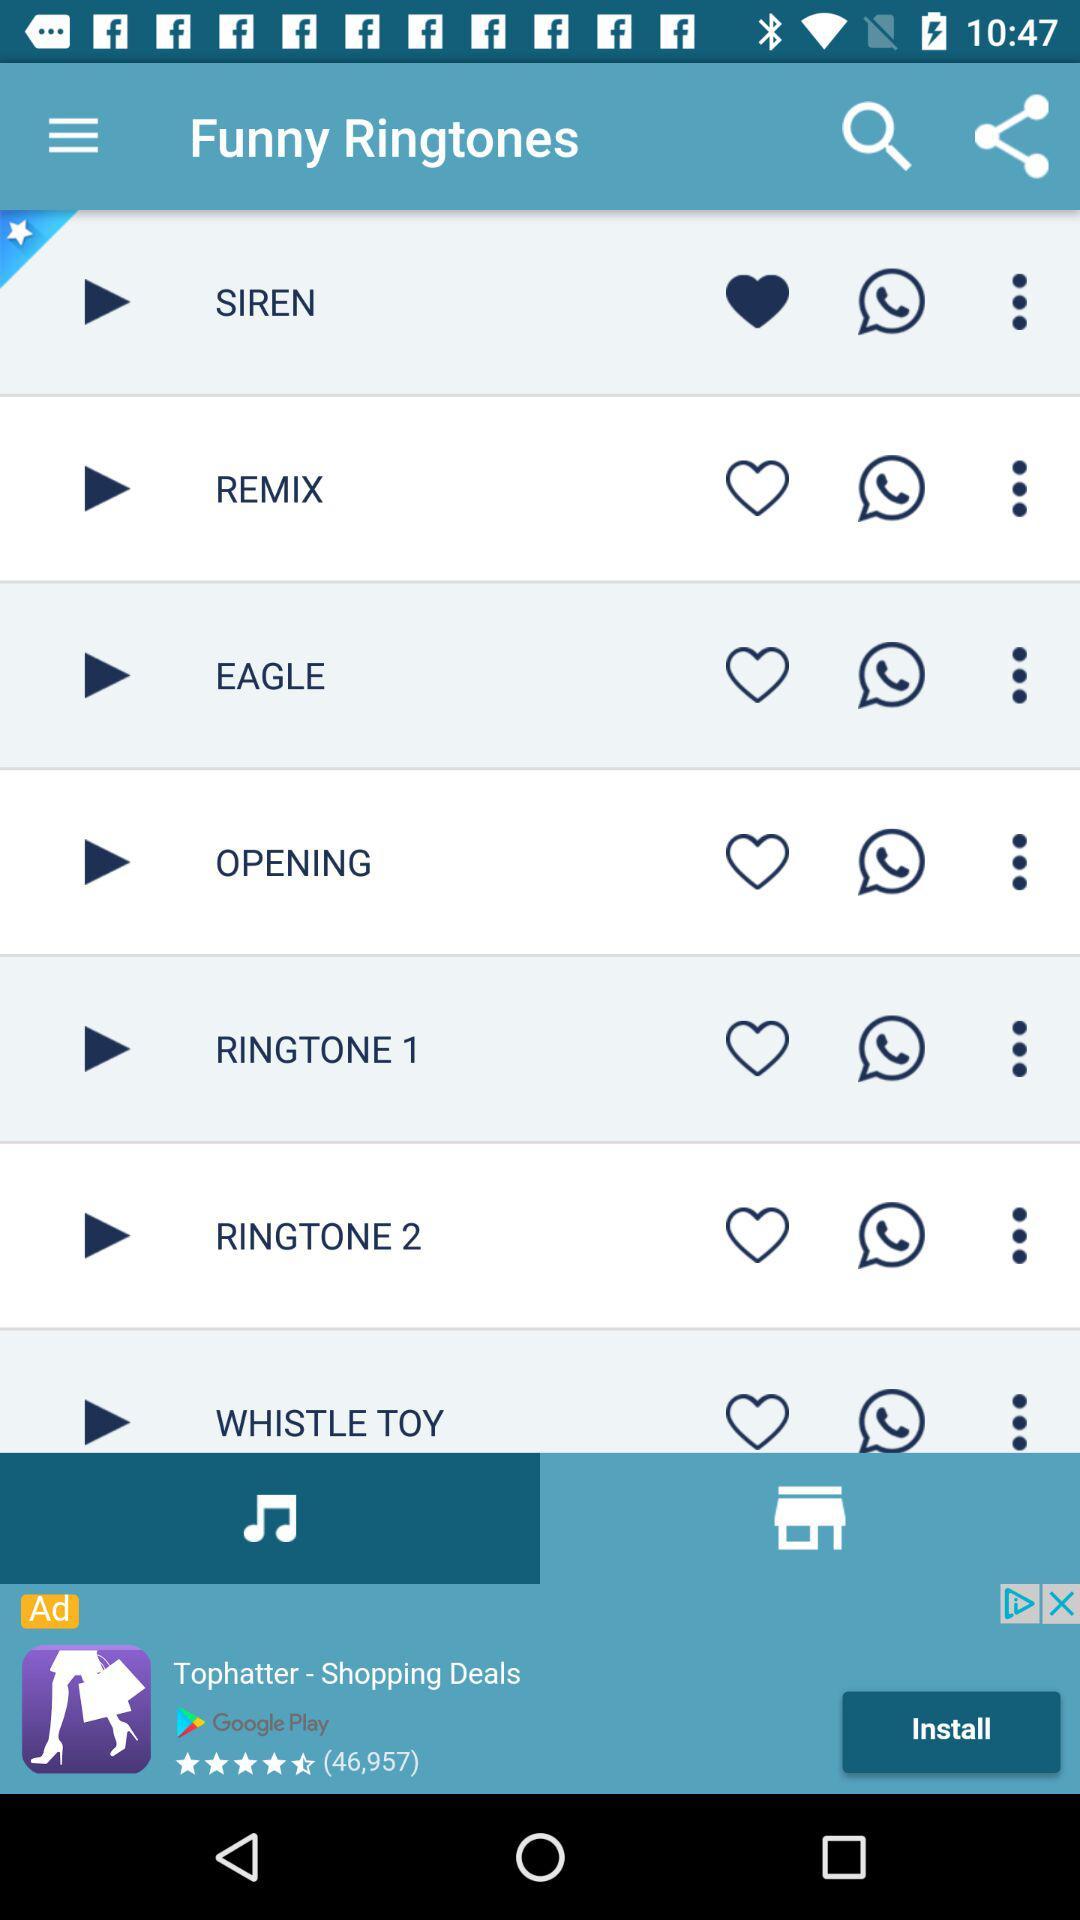  Describe the element at coordinates (540, 1688) in the screenshot. I see `advertisement` at that location.